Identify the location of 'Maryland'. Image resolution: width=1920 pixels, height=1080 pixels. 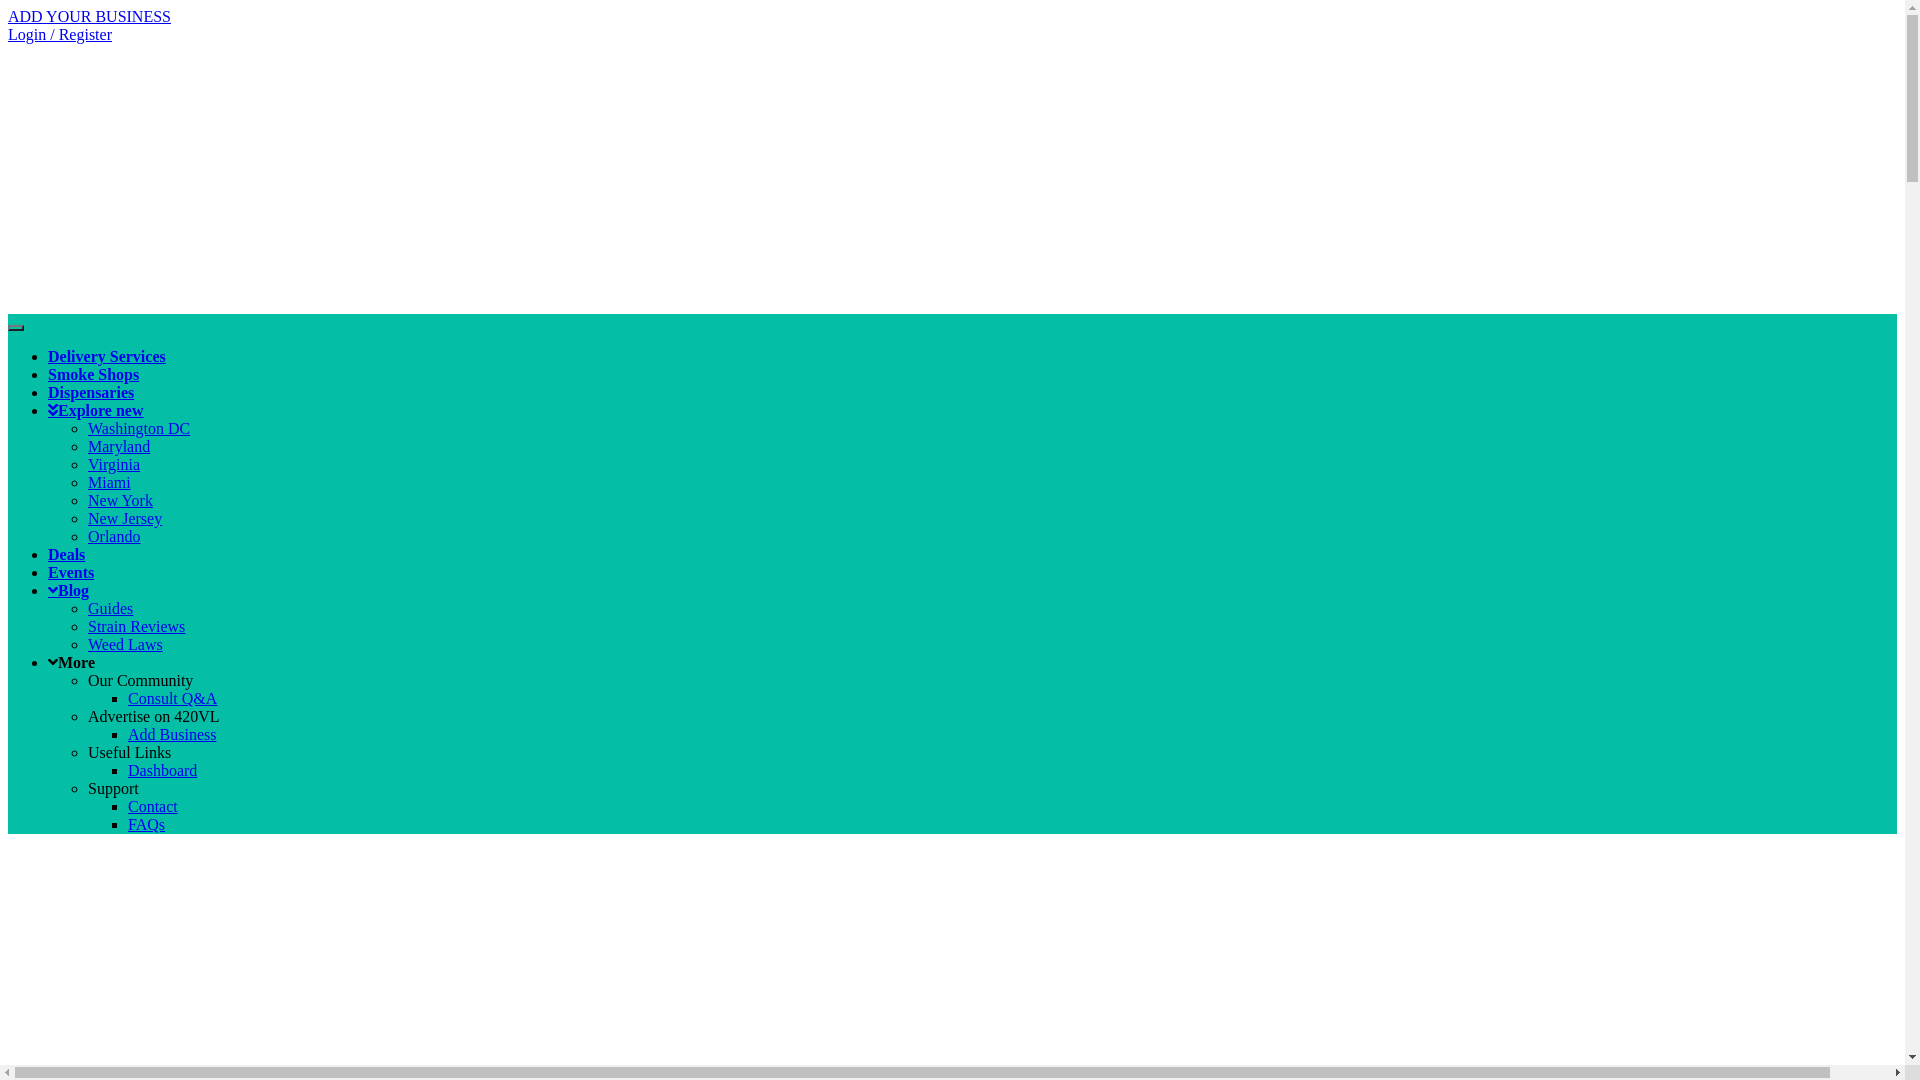
(118, 445).